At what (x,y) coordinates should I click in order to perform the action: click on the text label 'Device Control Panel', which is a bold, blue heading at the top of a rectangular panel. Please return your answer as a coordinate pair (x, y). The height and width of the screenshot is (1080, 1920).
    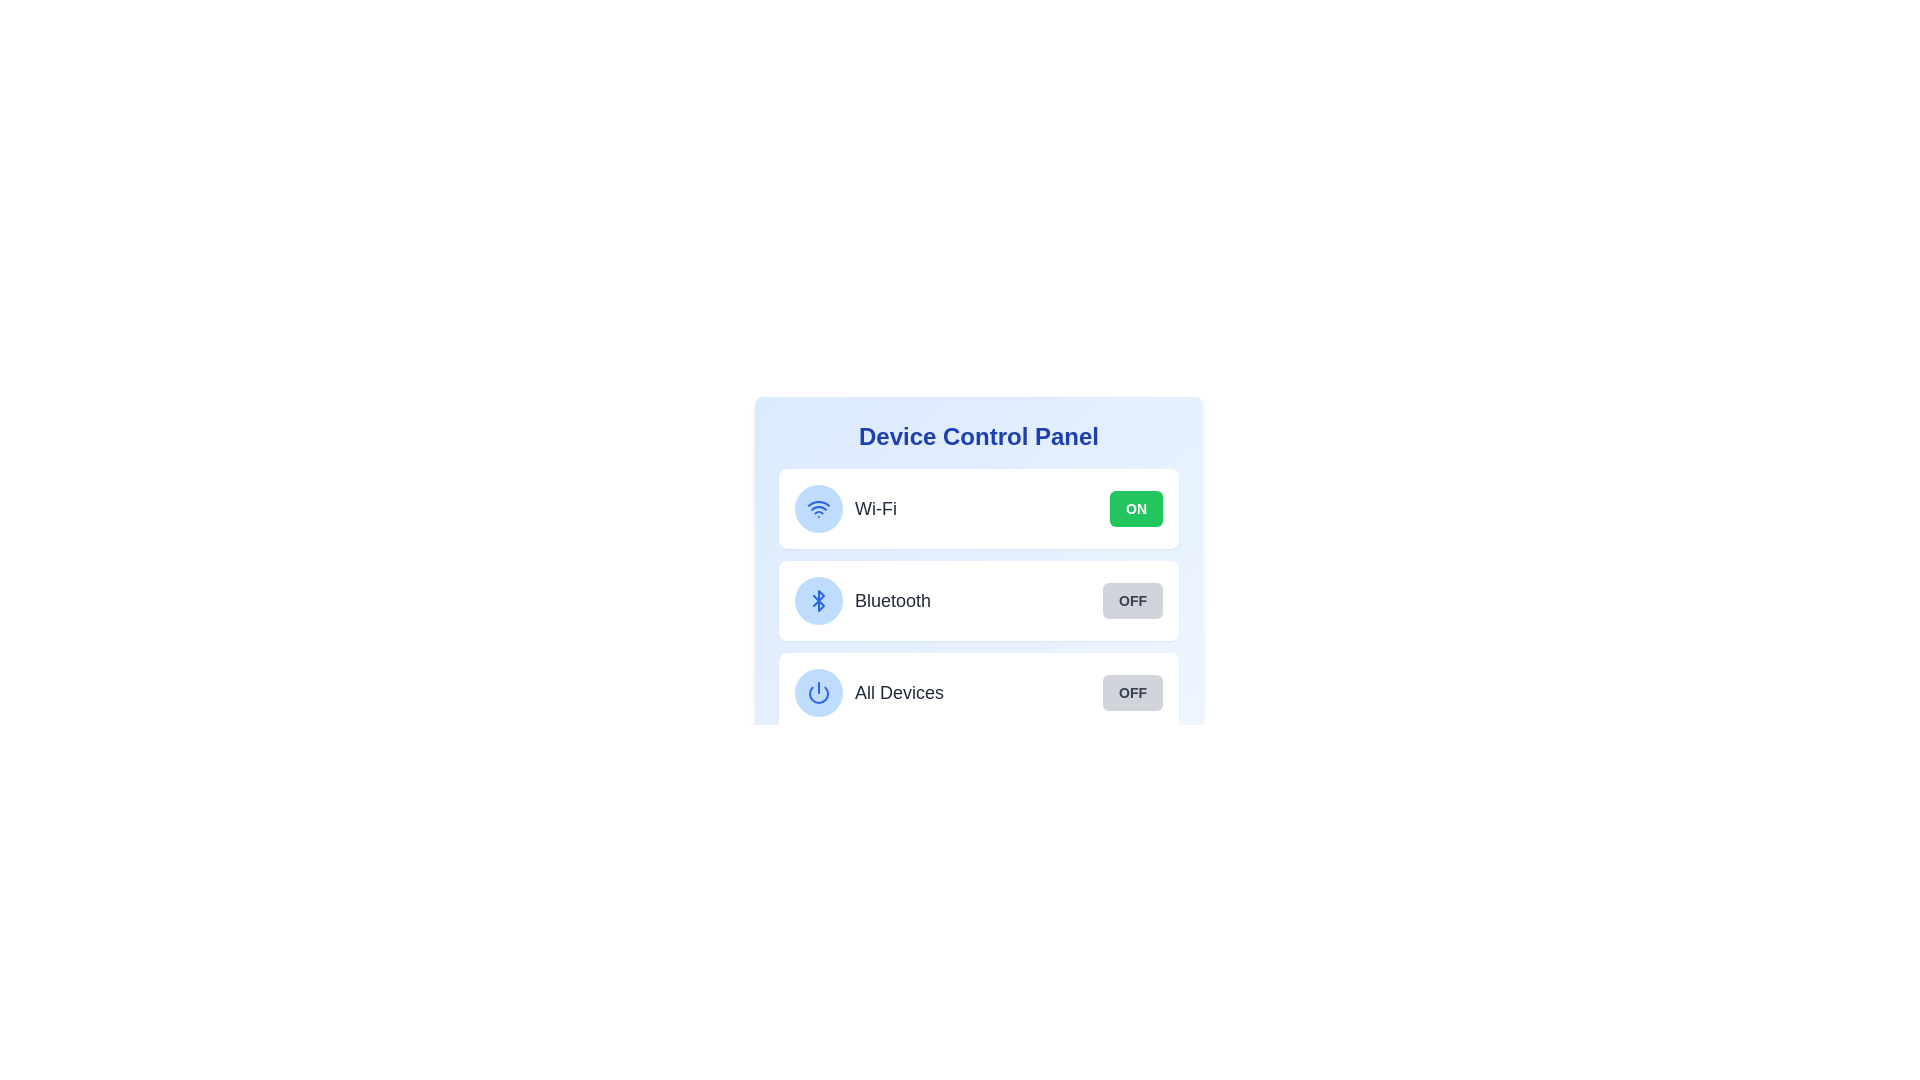
    Looking at the image, I should click on (979, 435).